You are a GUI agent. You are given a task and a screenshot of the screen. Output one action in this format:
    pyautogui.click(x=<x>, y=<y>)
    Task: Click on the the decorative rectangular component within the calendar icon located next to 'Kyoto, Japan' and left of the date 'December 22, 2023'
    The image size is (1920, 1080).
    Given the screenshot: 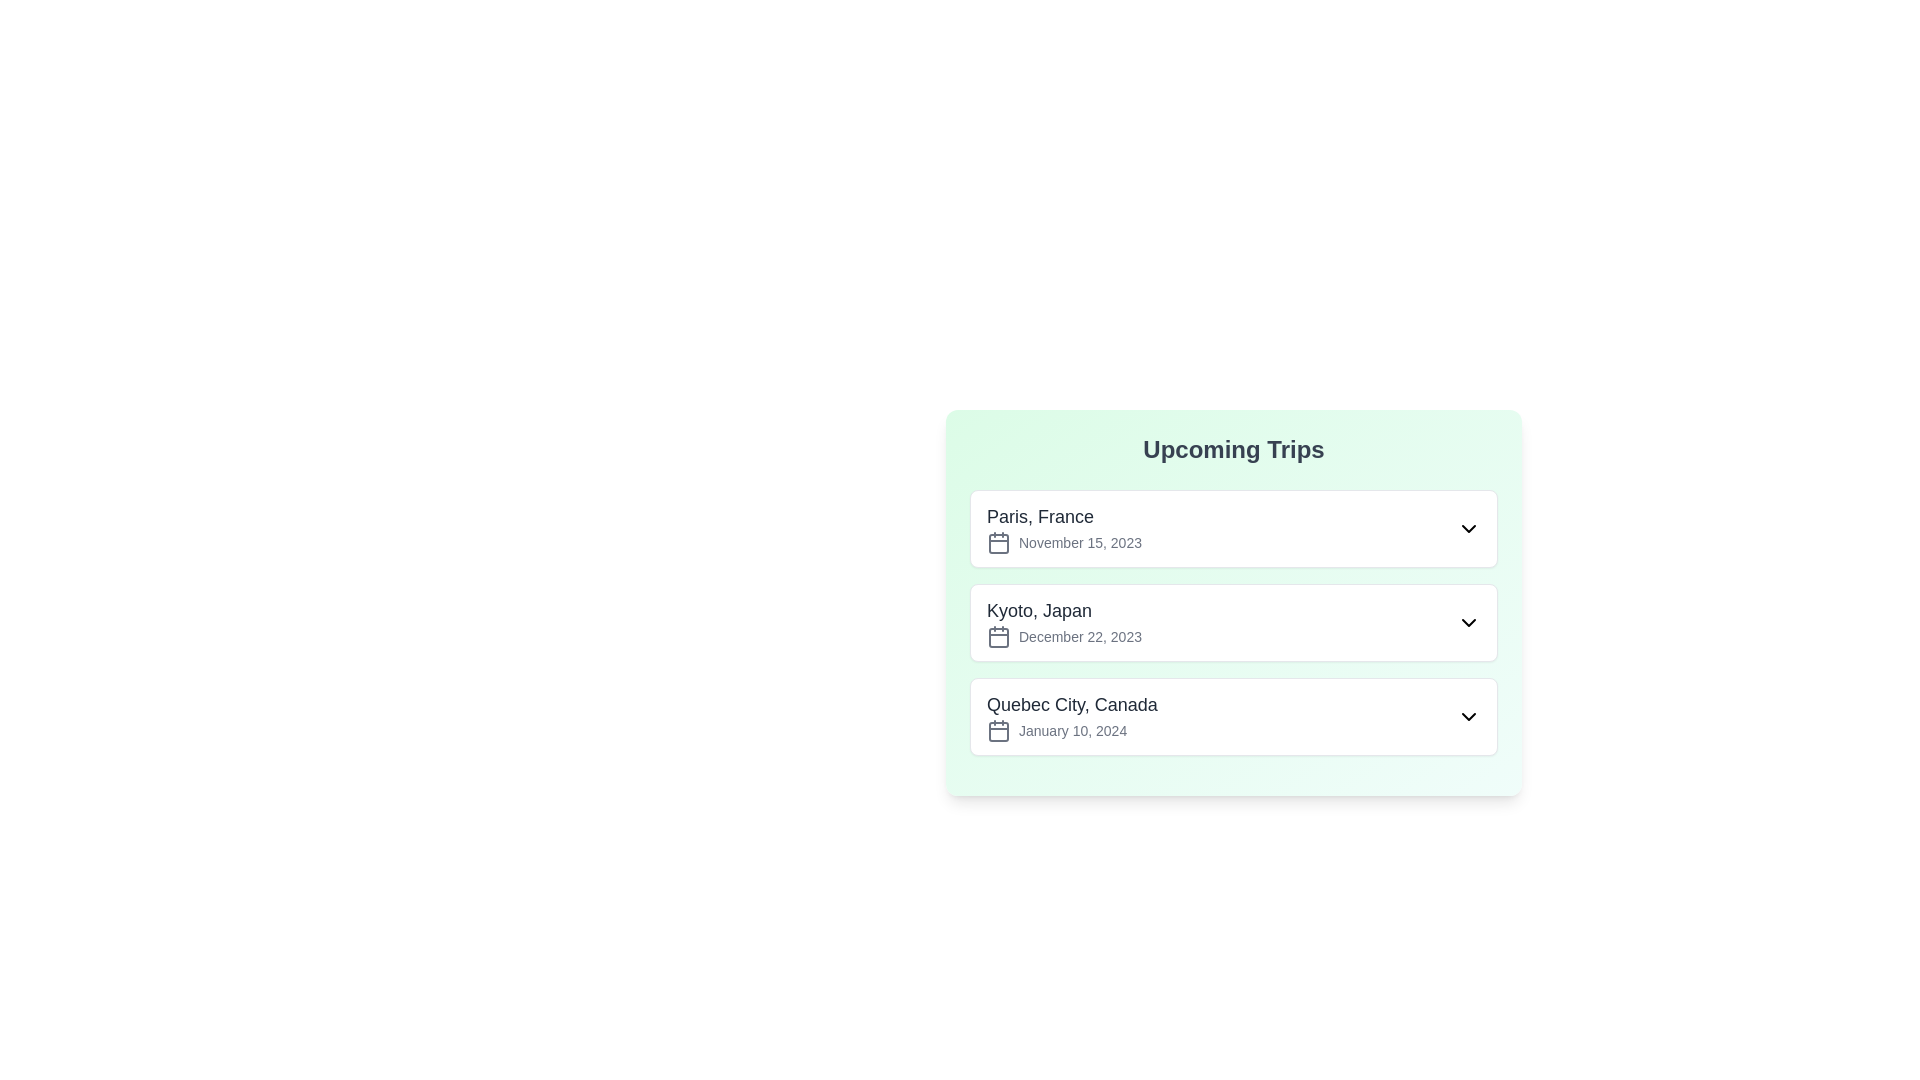 What is the action you would take?
    pyautogui.click(x=998, y=637)
    